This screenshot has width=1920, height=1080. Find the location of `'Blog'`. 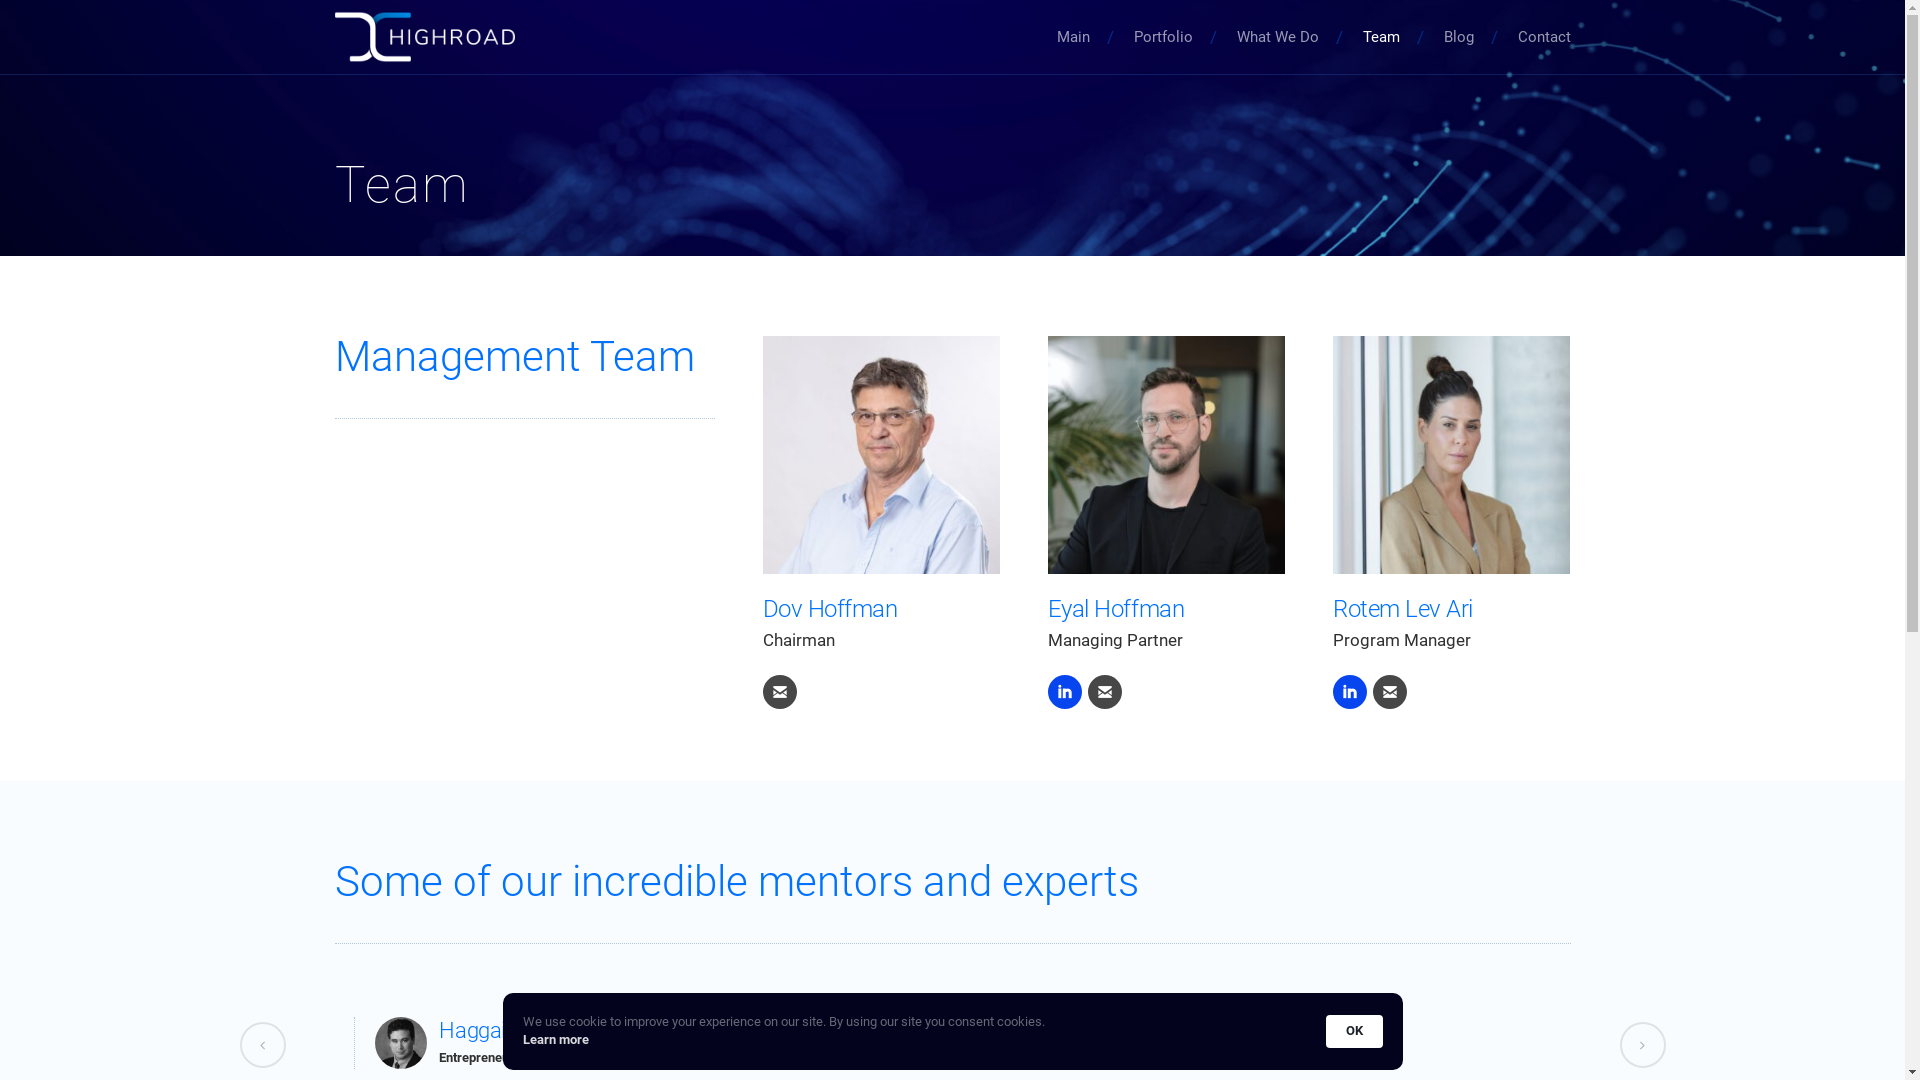

'Blog' is located at coordinates (1459, 37).